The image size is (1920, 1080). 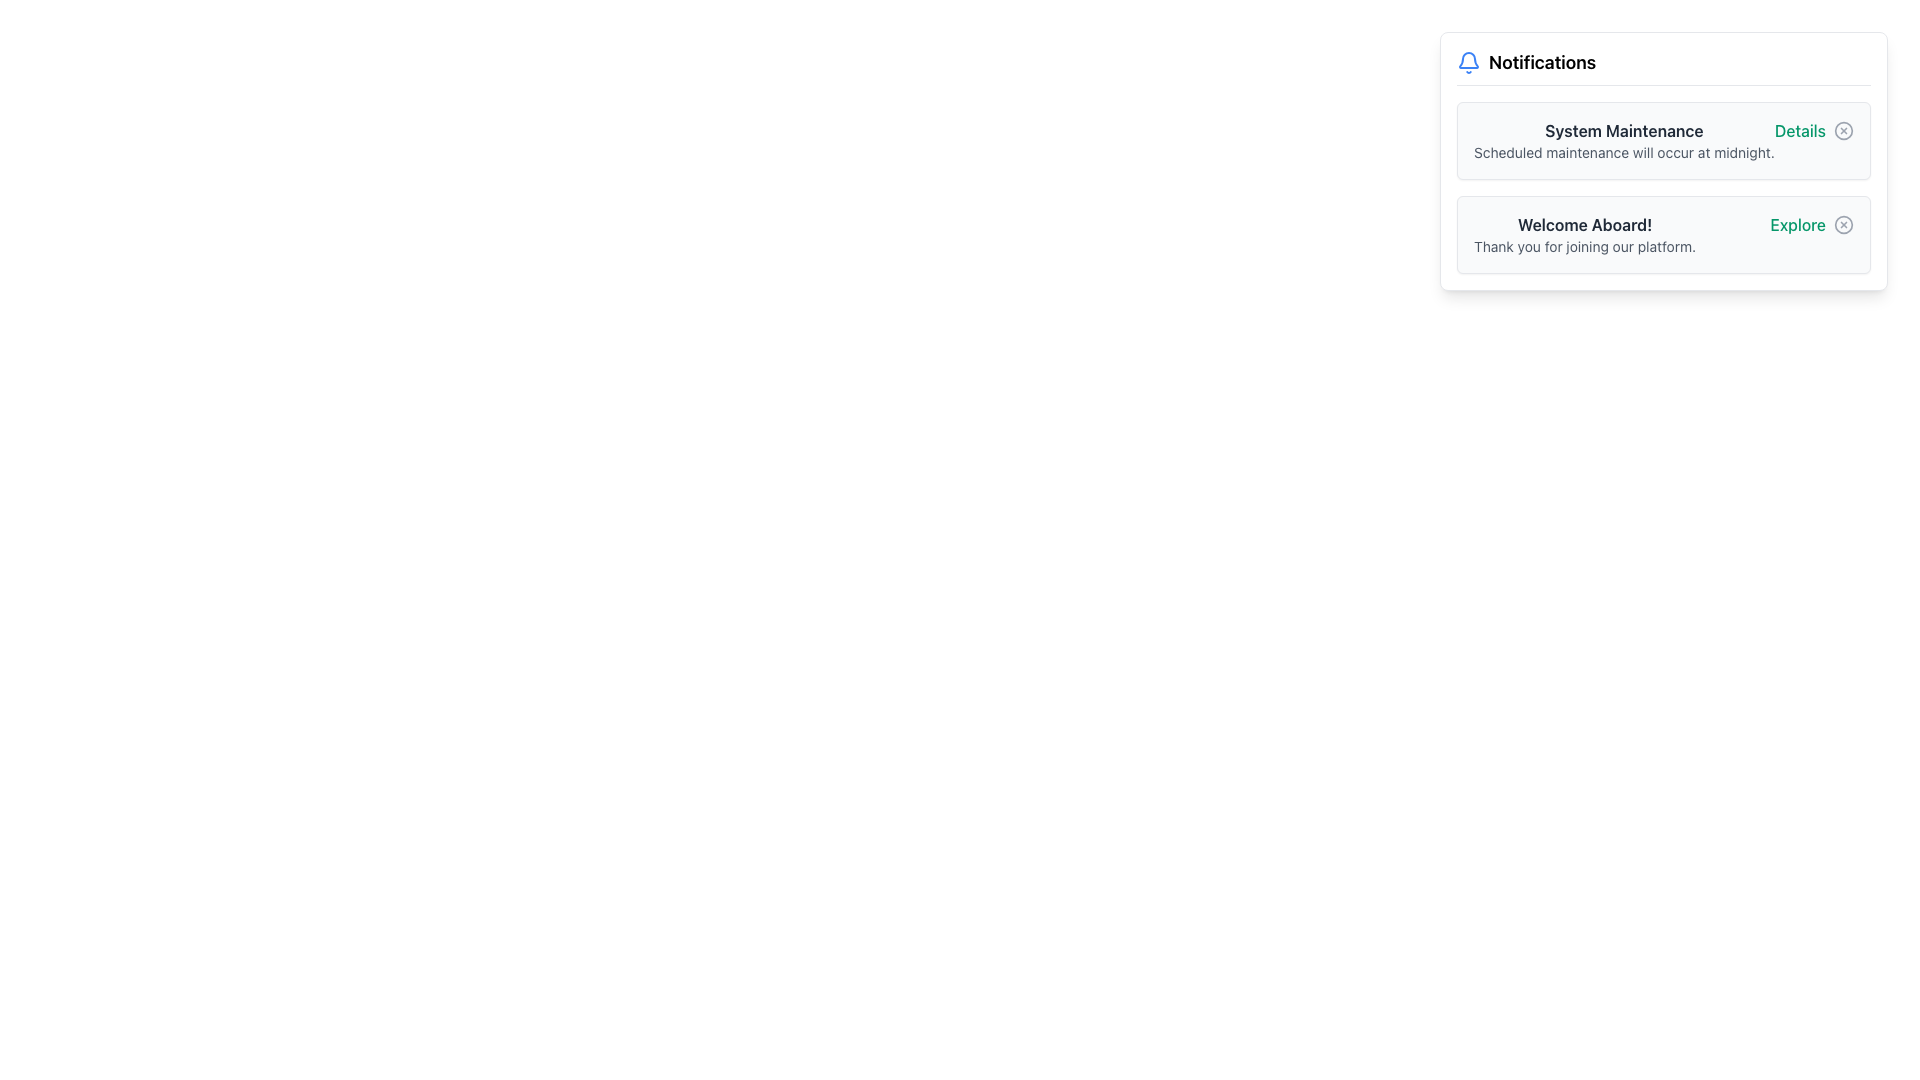 What do you see at coordinates (1800, 131) in the screenshot?
I see `the 'Details' hyperlink styled in emerald green, located near the top-right of the 'System Maintenance' notification section` at bounding box center [1800, 131].